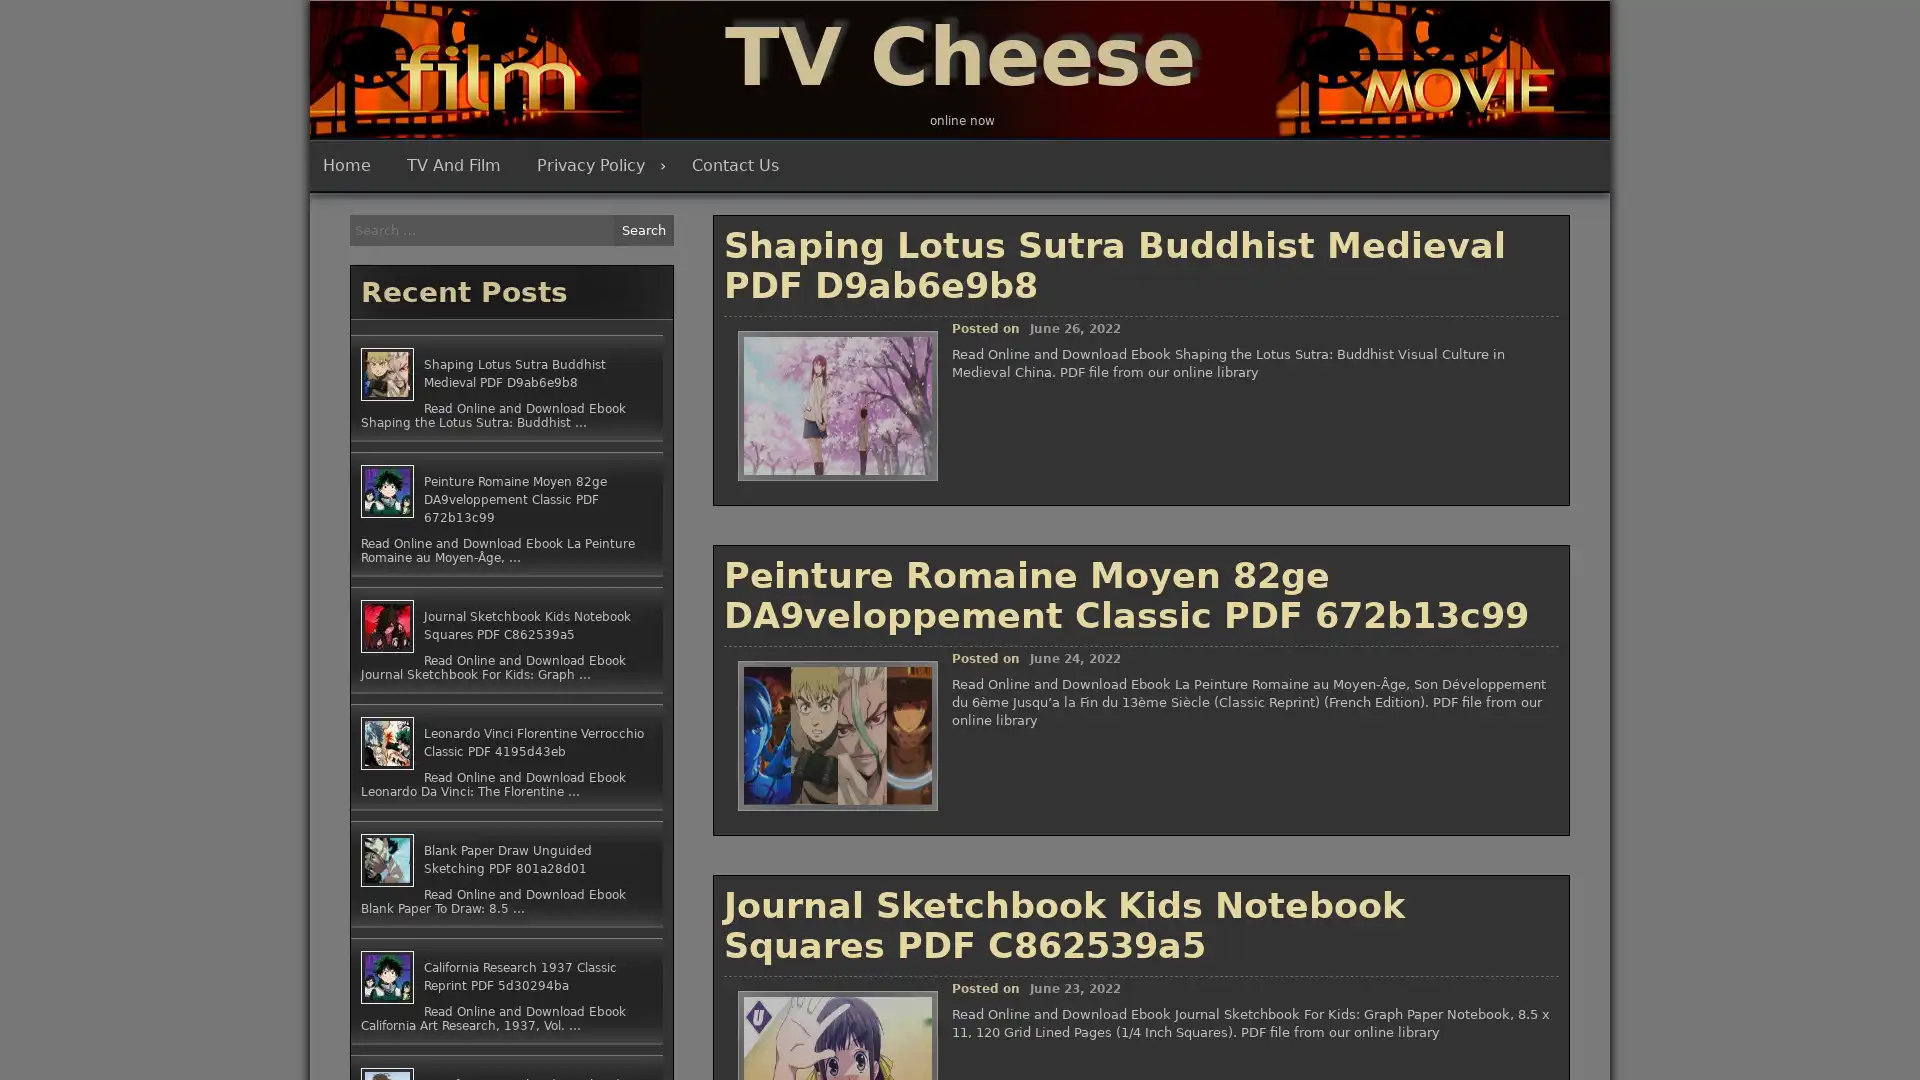 The image size is (1920, 1080). Describe the element at coordinates (643, 229) in the screenshot. I see `Search` at that location.